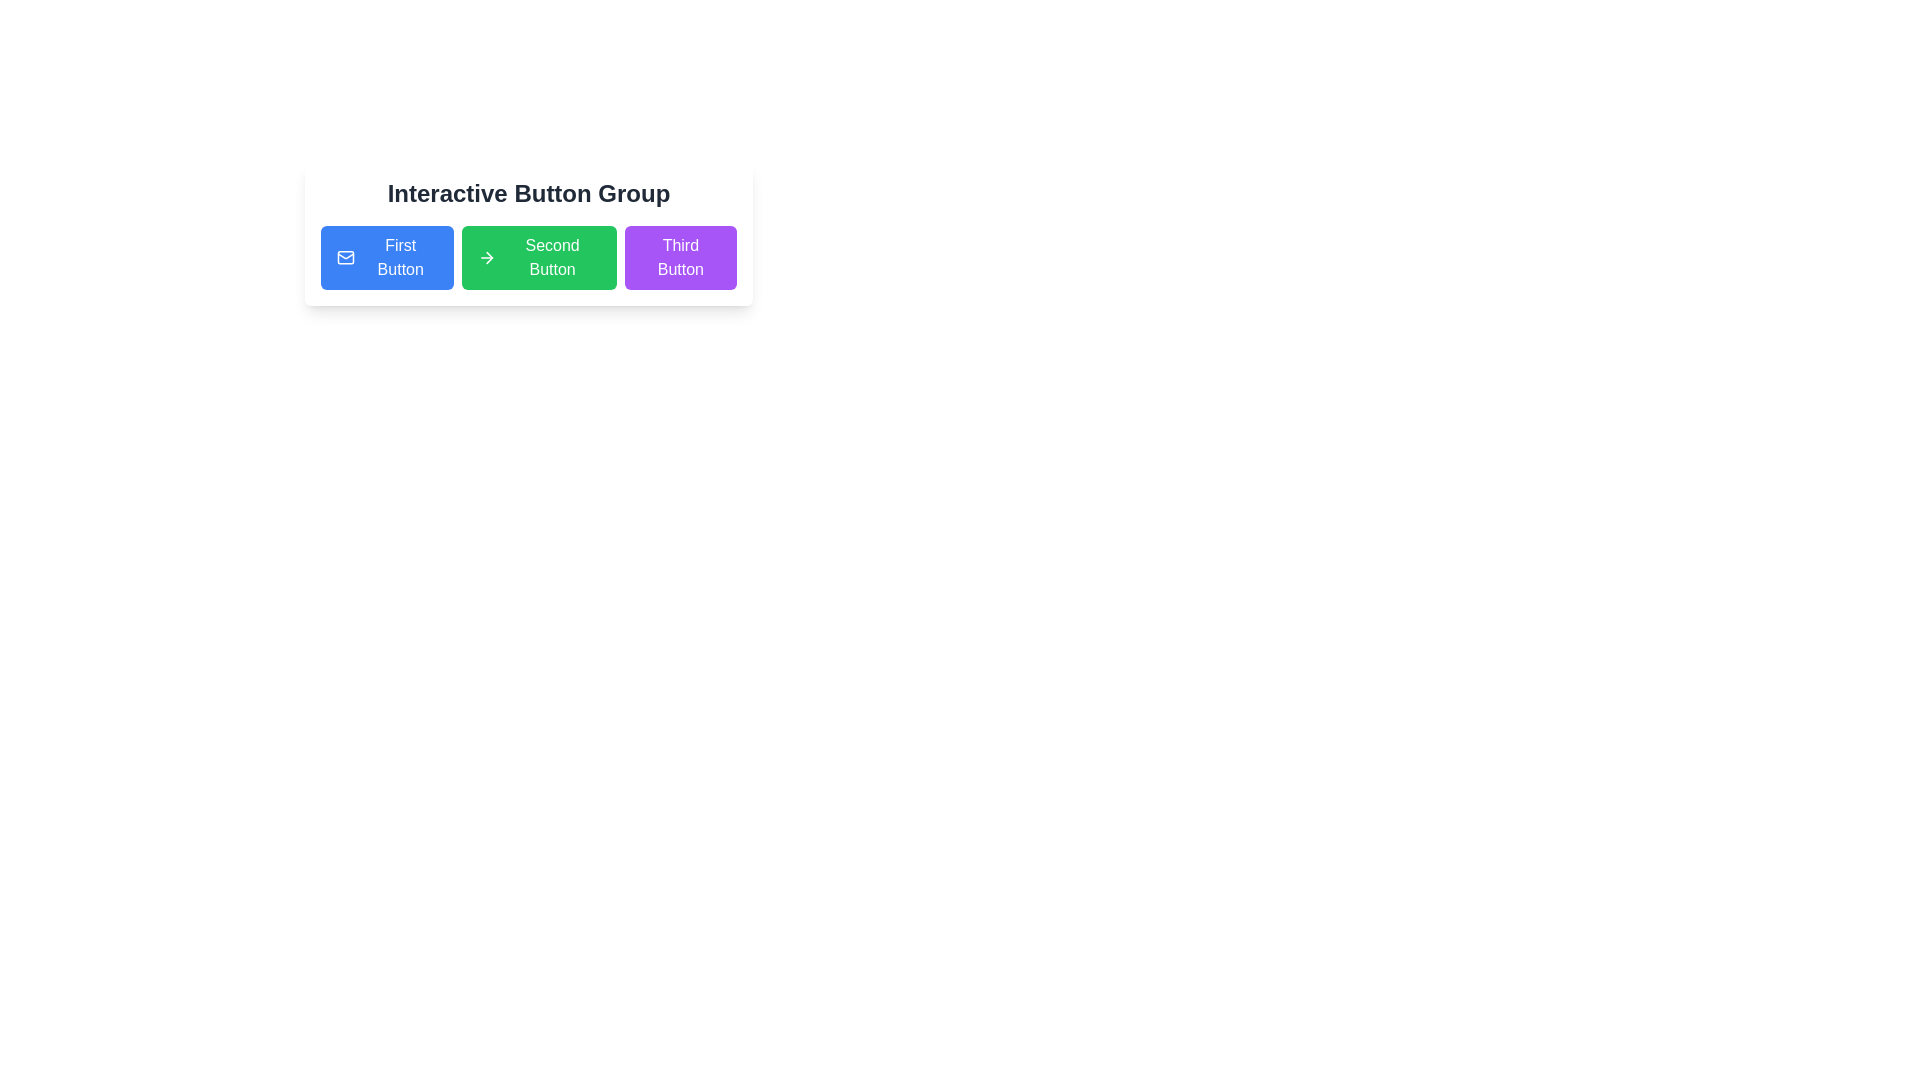 Image resolution: width=1920 pixels, height=1080 pixels. I want to click on the position of the icon located in the center of the 'Second Button', which symbolizes navigation or progression, so click(487, 257).